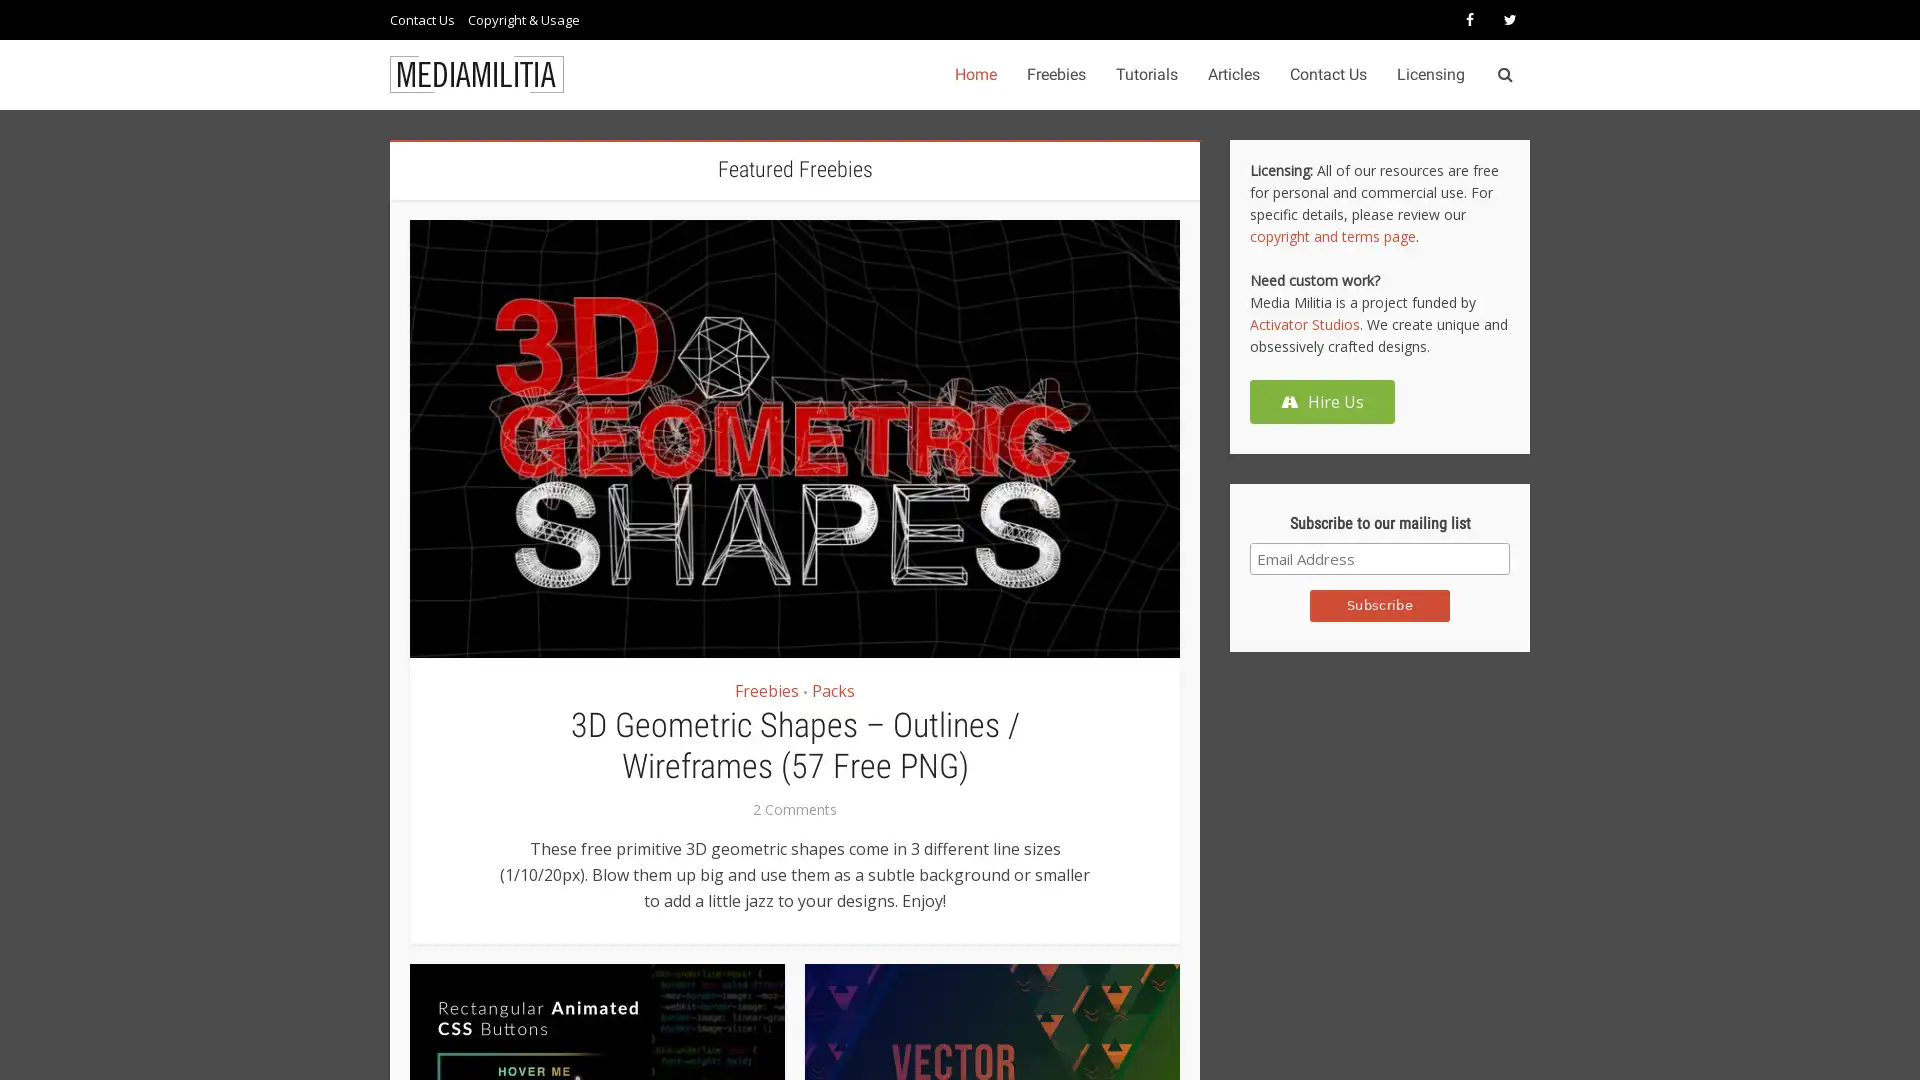 This screenshot has width=1920, height=1080. Describe the element at coordinates (1379, 604) in the screenshot. I see `Subscribe` at that location.